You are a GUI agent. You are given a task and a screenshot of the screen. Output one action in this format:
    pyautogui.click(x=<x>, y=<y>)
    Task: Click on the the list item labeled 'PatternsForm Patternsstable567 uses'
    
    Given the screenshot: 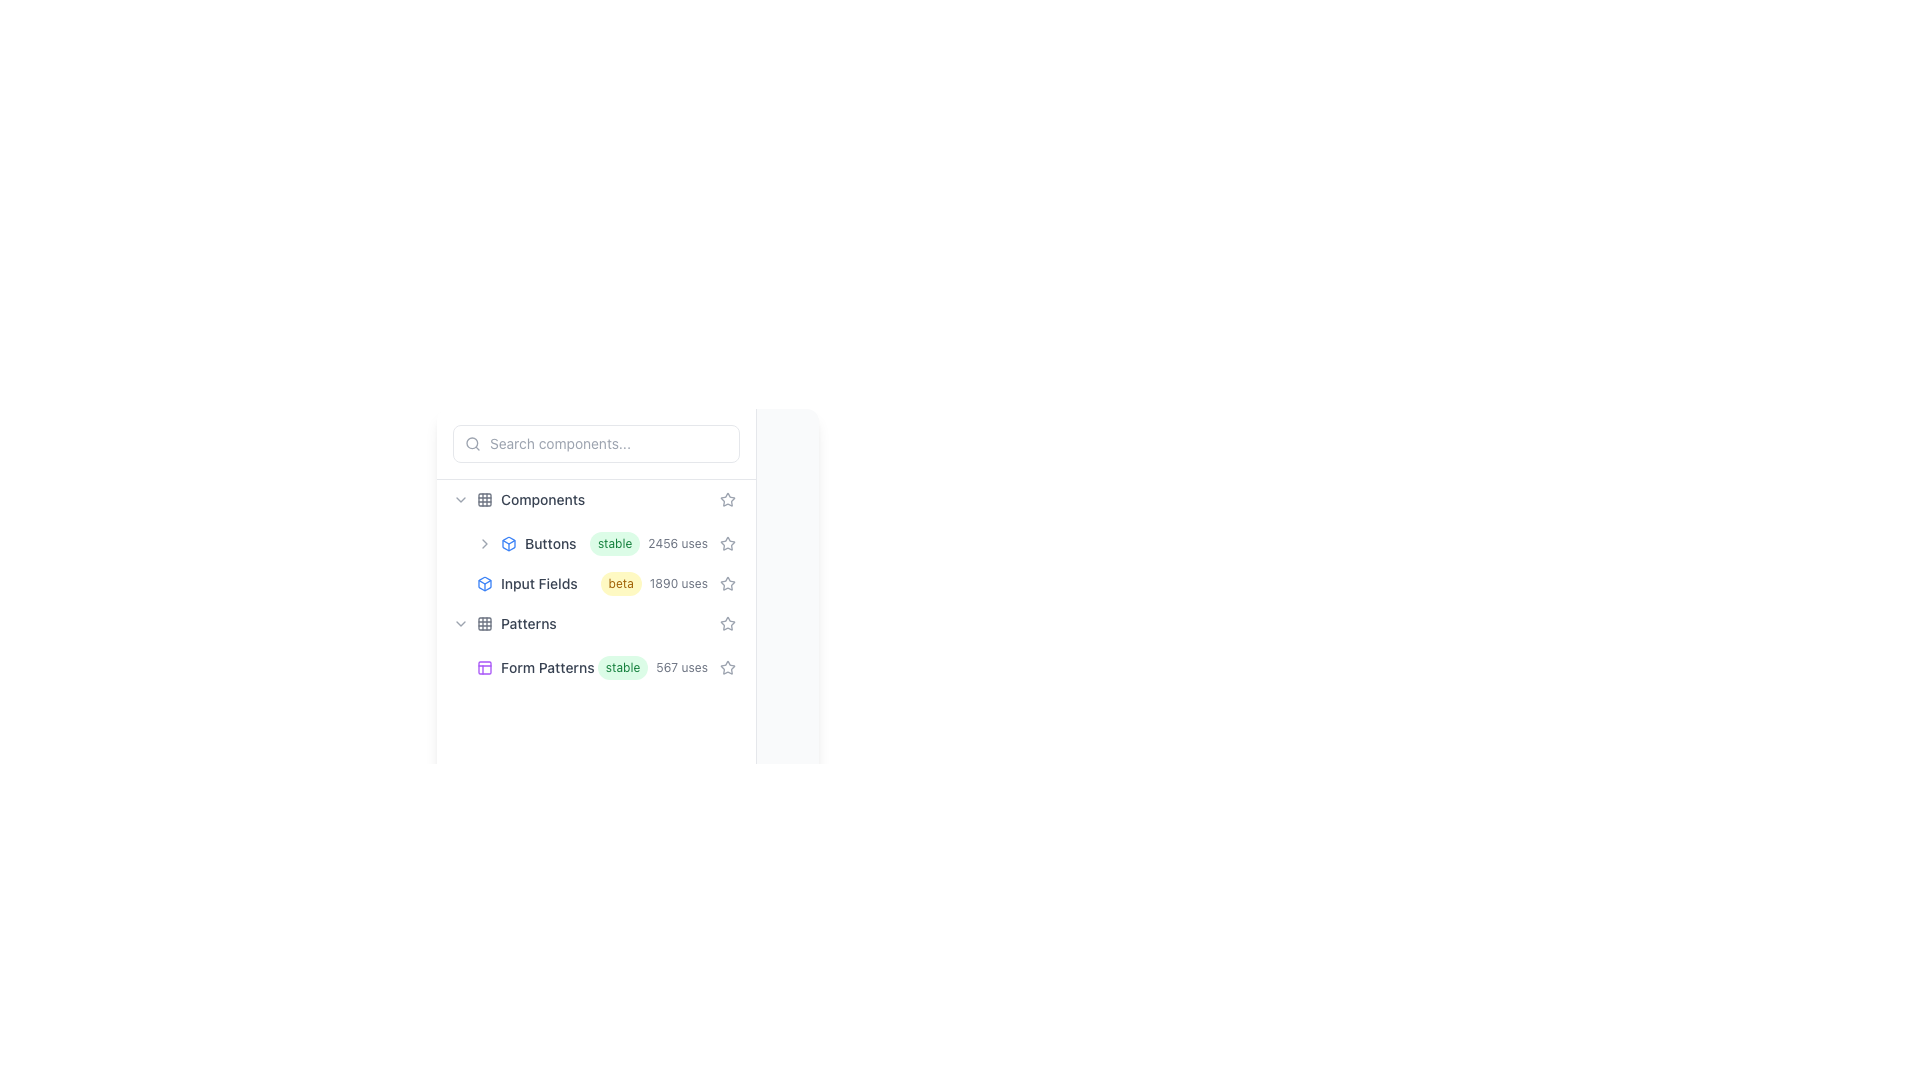 What is the action you would take?
    pyautogui.click(x=595, y=645)
    